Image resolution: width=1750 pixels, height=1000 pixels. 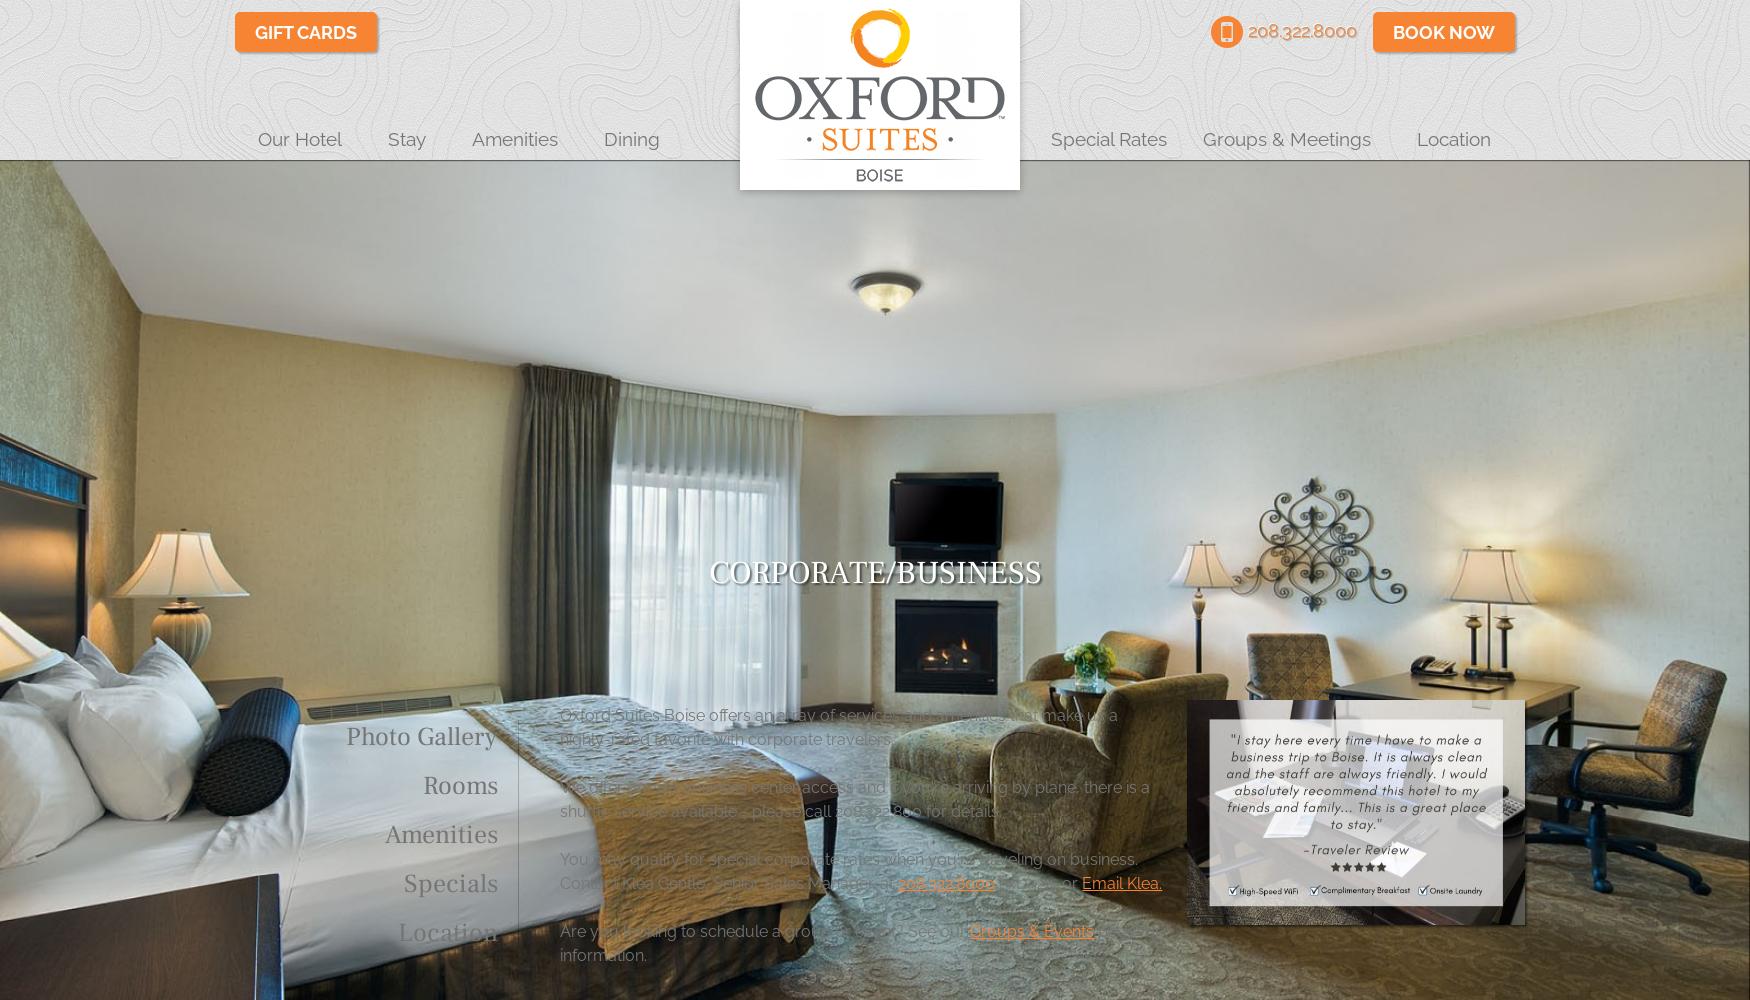 I want to click on 'Oxford Suites Boise offers an array of services and amenities that make us a highly-rated favorite with corporate travelers.', so click(x=838, y=726).